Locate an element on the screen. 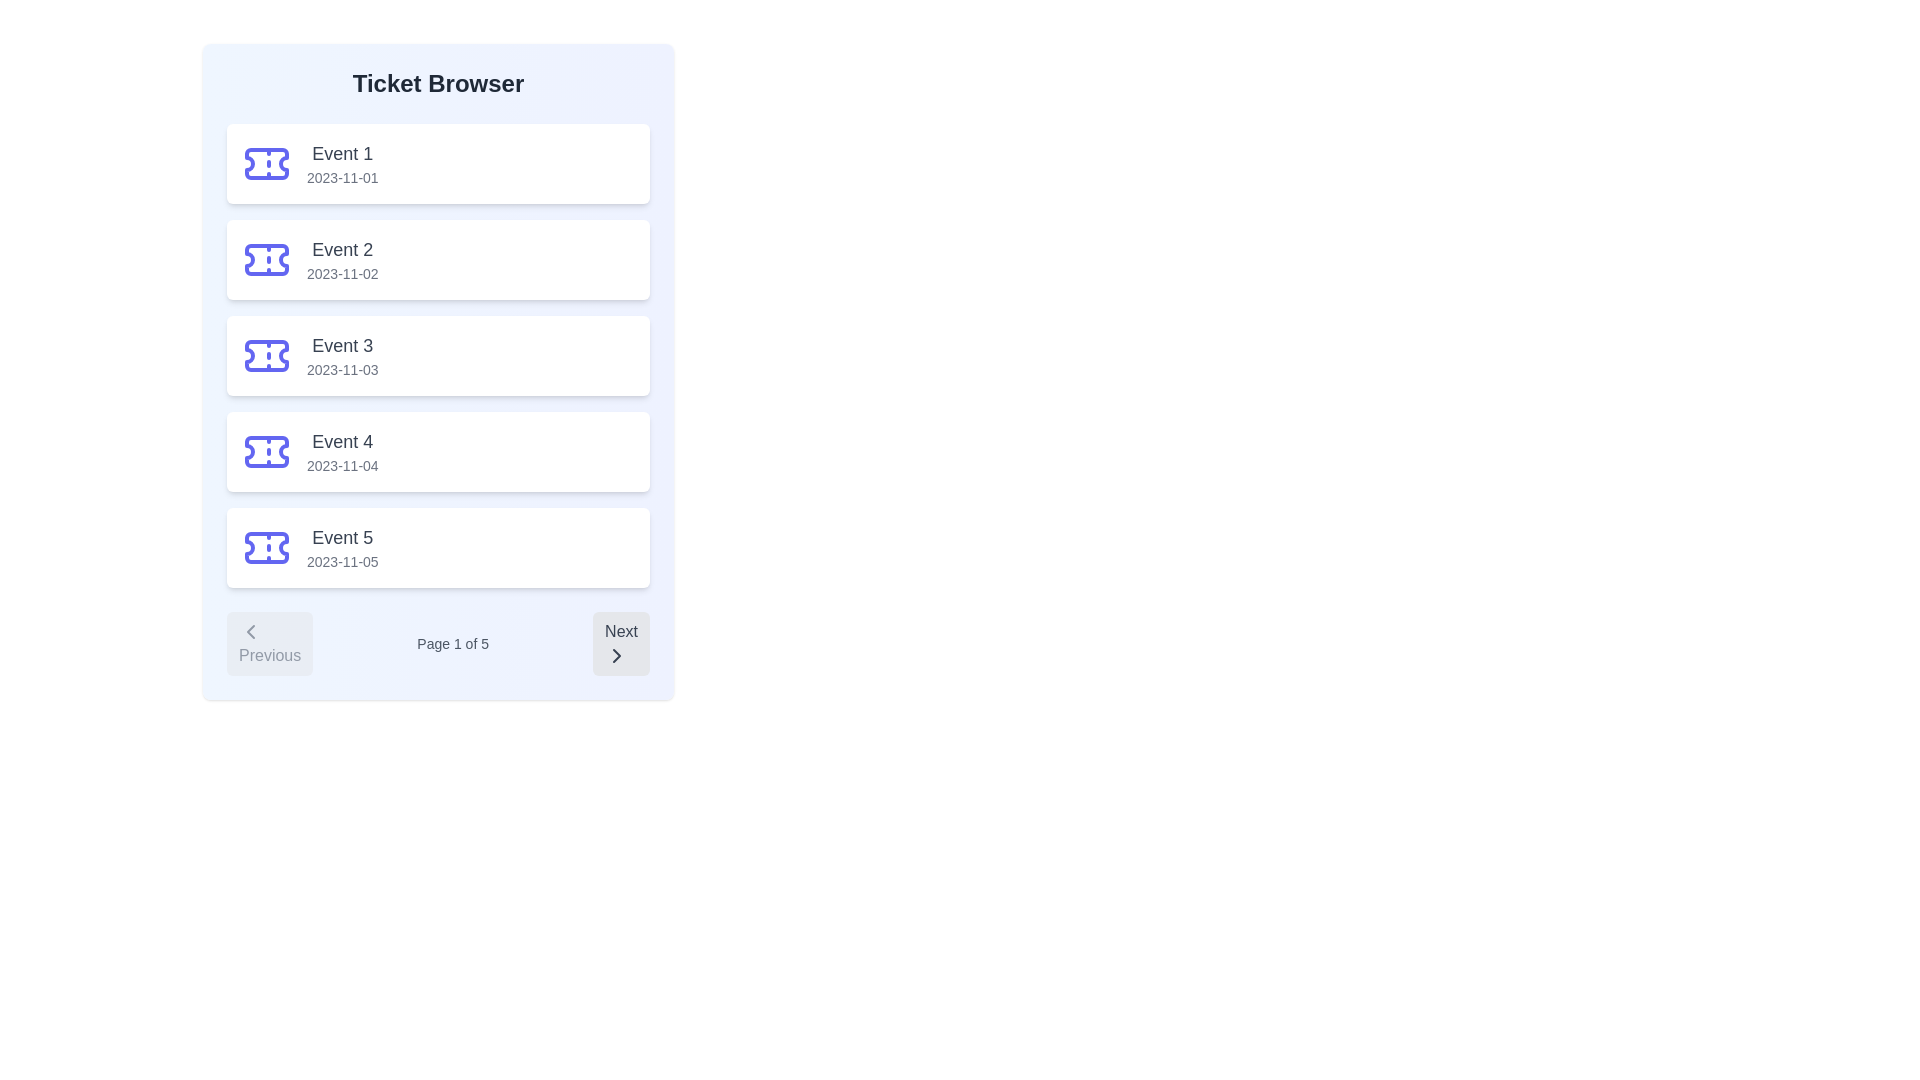 This screenshot has height=1080, width=1920. the ticket icon representing 'Event 1' in the 'Ticket Browser' list, which is the first icon on the left of the text 'Event 1' and '2023-11-01' is located at coordinates (266, 163).